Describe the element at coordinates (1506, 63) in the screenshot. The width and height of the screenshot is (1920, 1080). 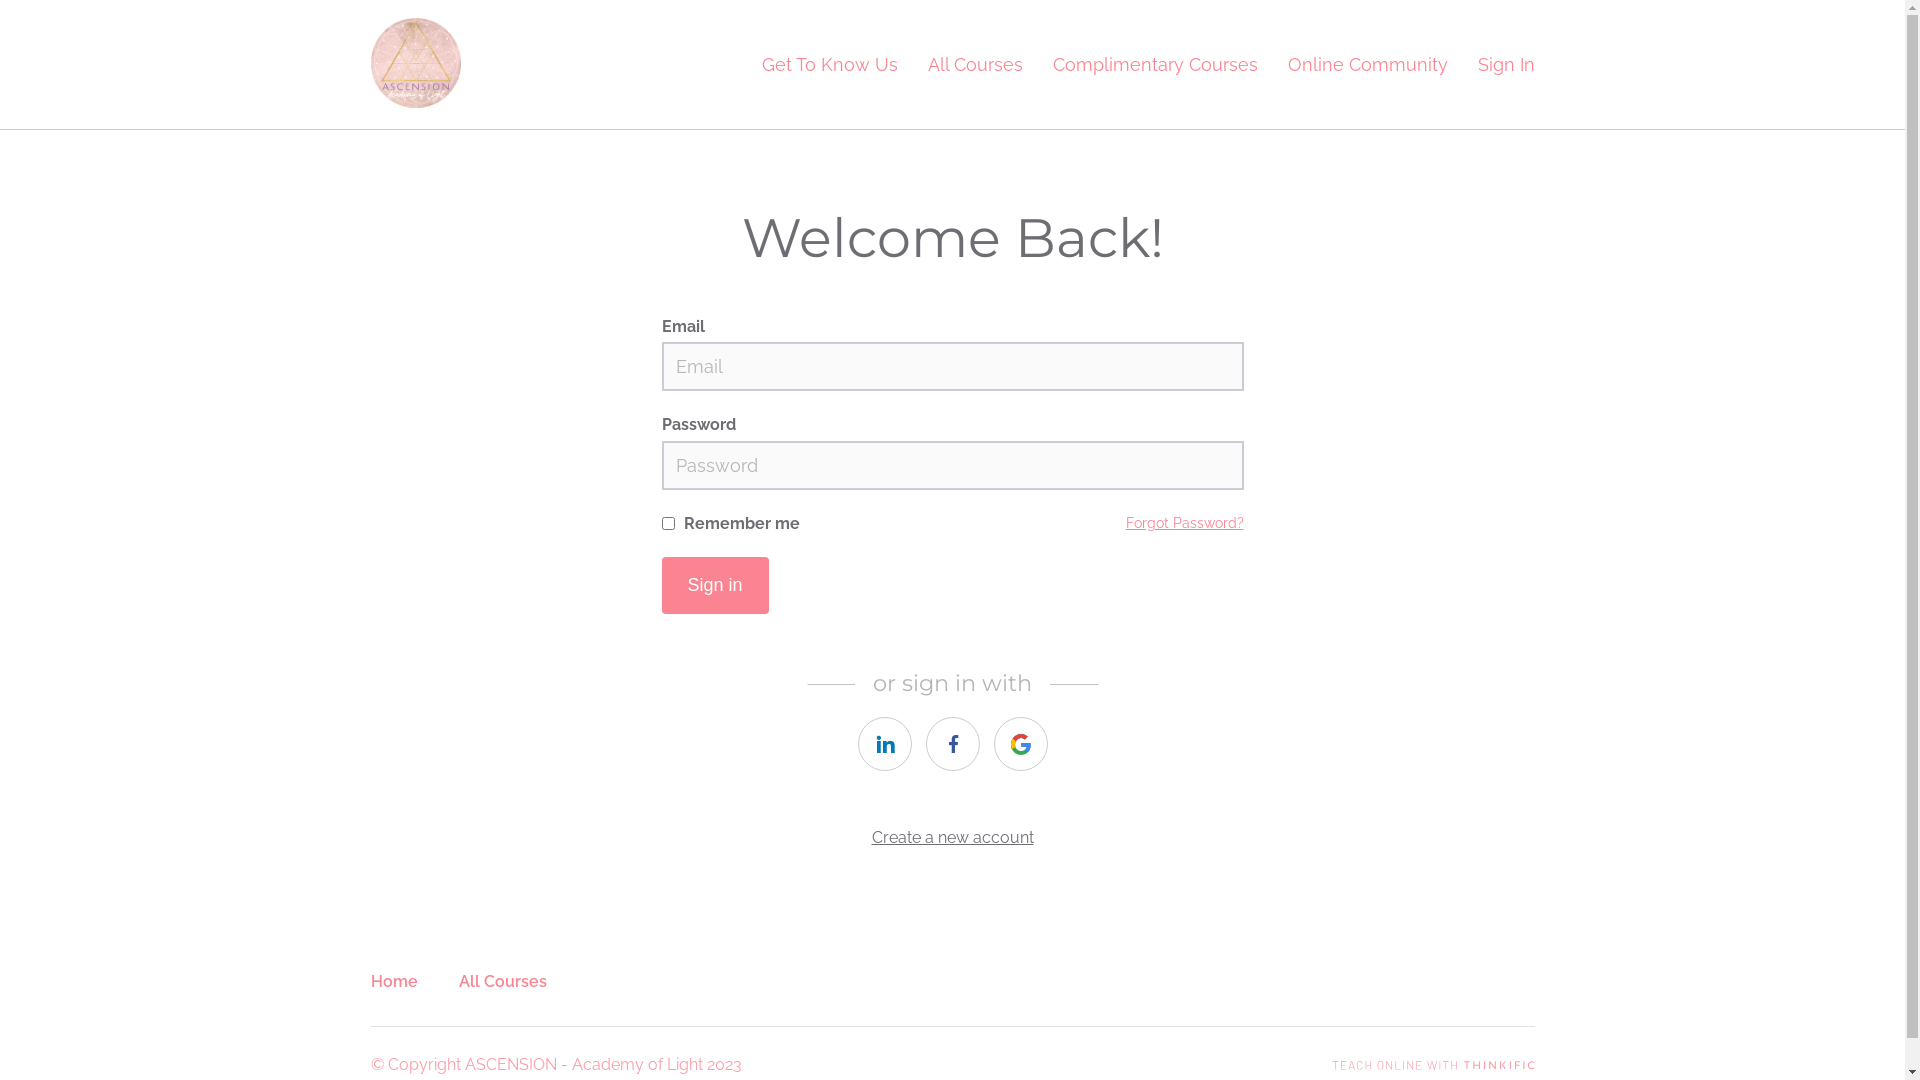
I see `'Sign In'` at that location.